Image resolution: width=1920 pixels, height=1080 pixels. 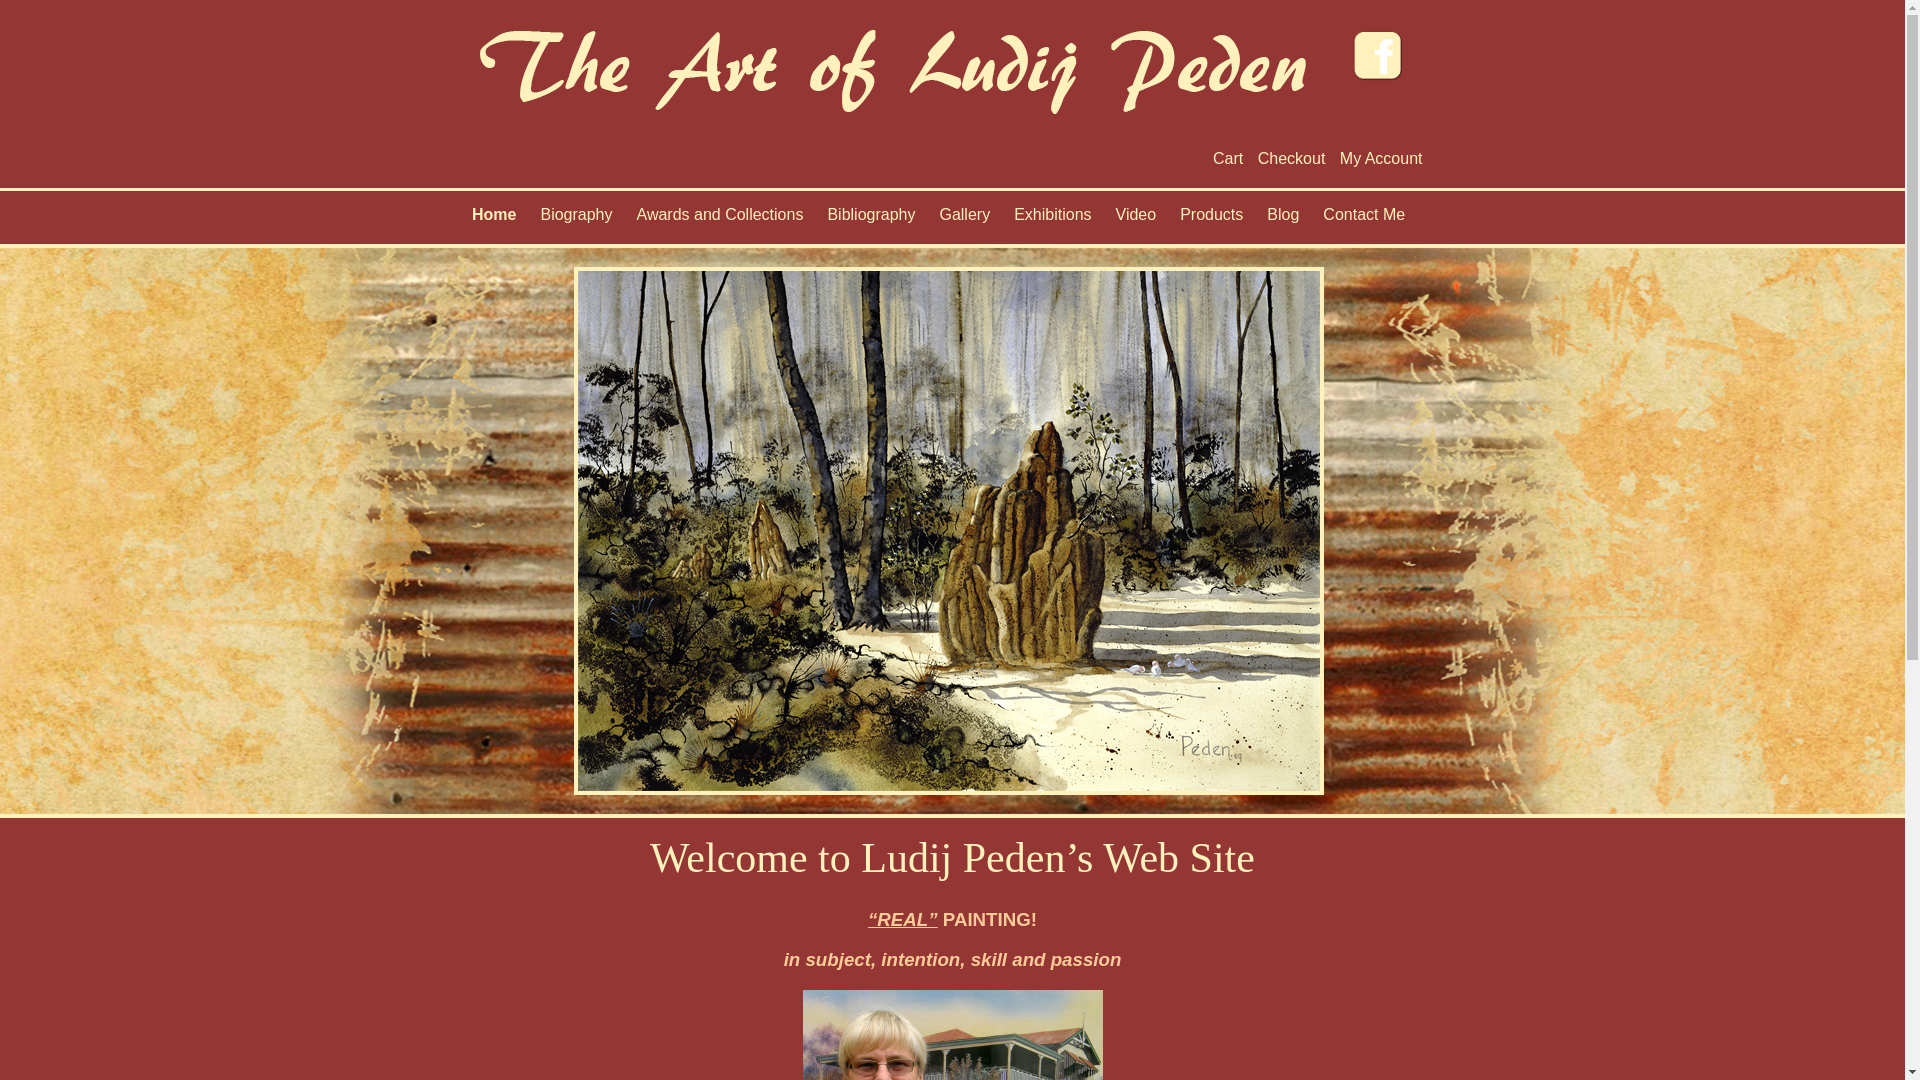 What do you see at coordinates (719, 219) in the screenshot?
I see `'Awards and Collections'` at bounding box center [719, 219].